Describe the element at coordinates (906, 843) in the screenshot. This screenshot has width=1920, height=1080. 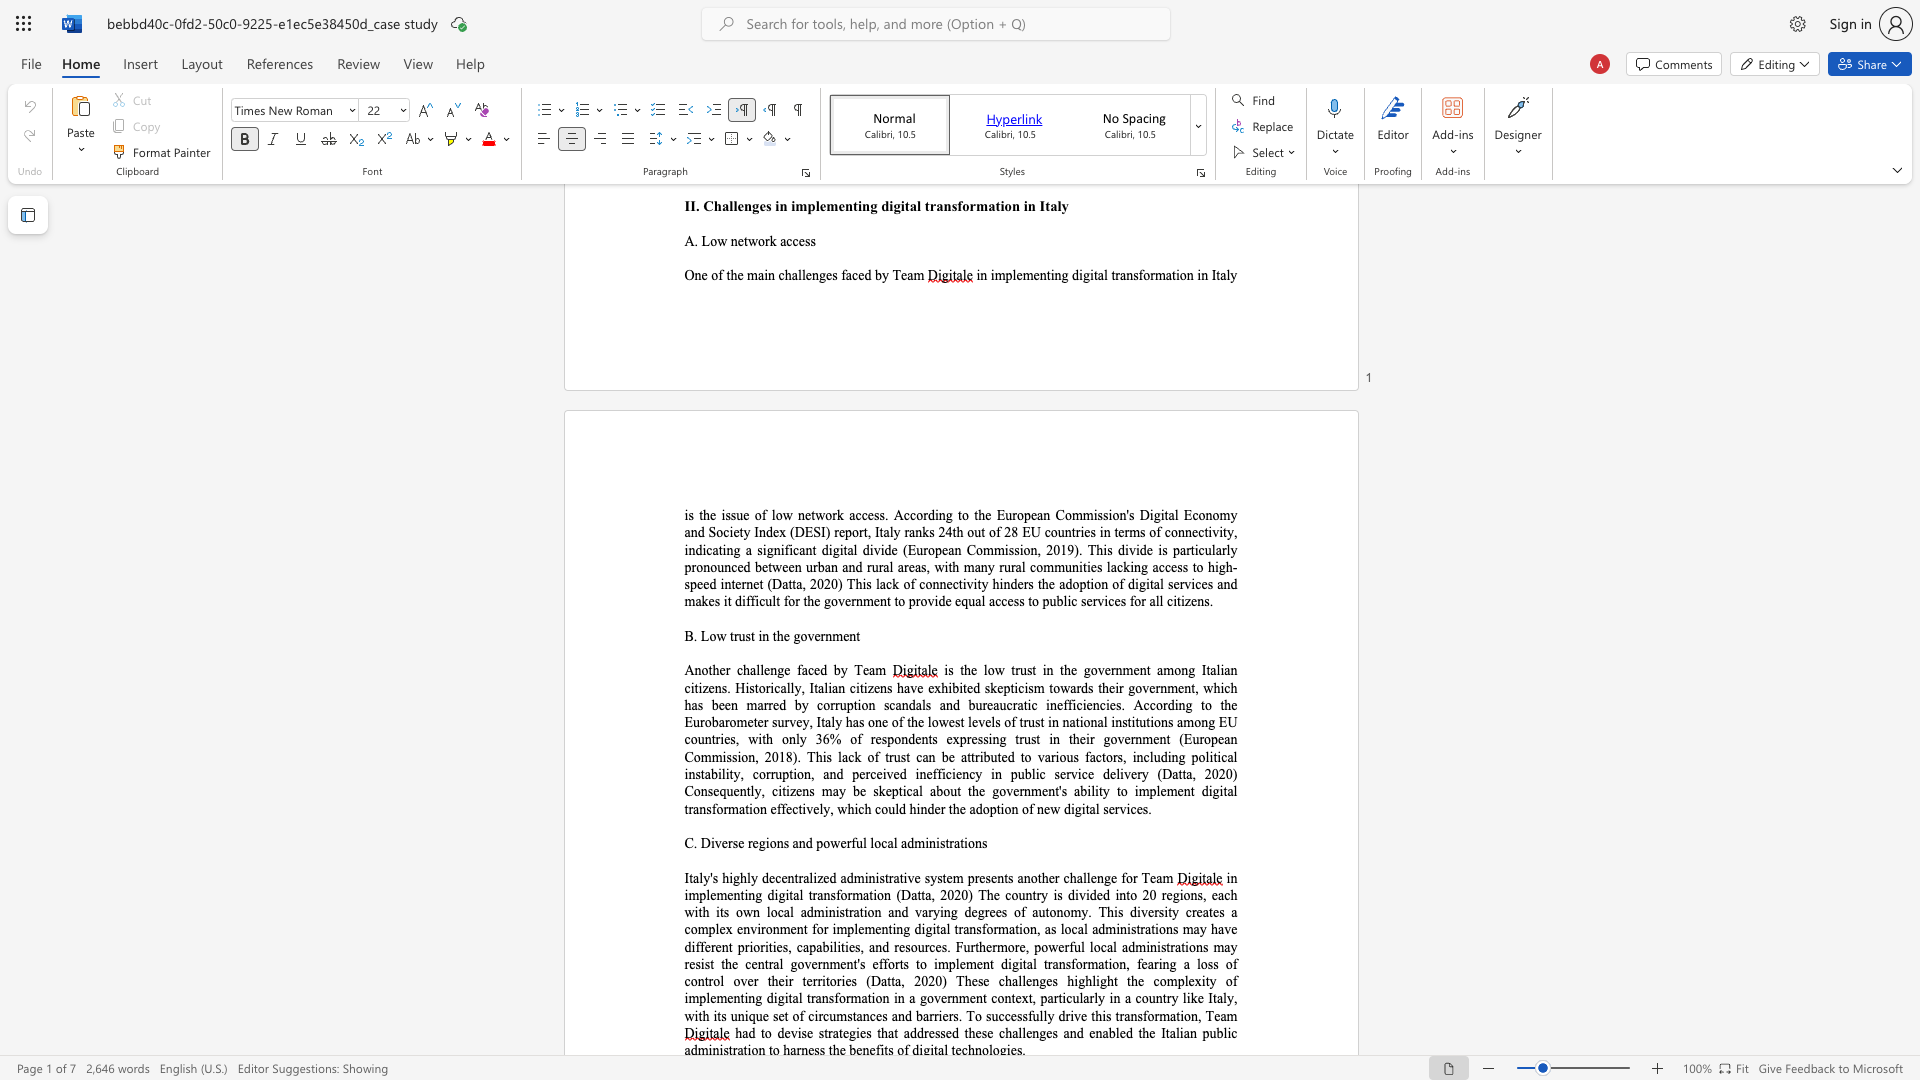
I see `the subset text "dministratio" within the text "C. Diverse regions and powerful local administrations"` at that location.